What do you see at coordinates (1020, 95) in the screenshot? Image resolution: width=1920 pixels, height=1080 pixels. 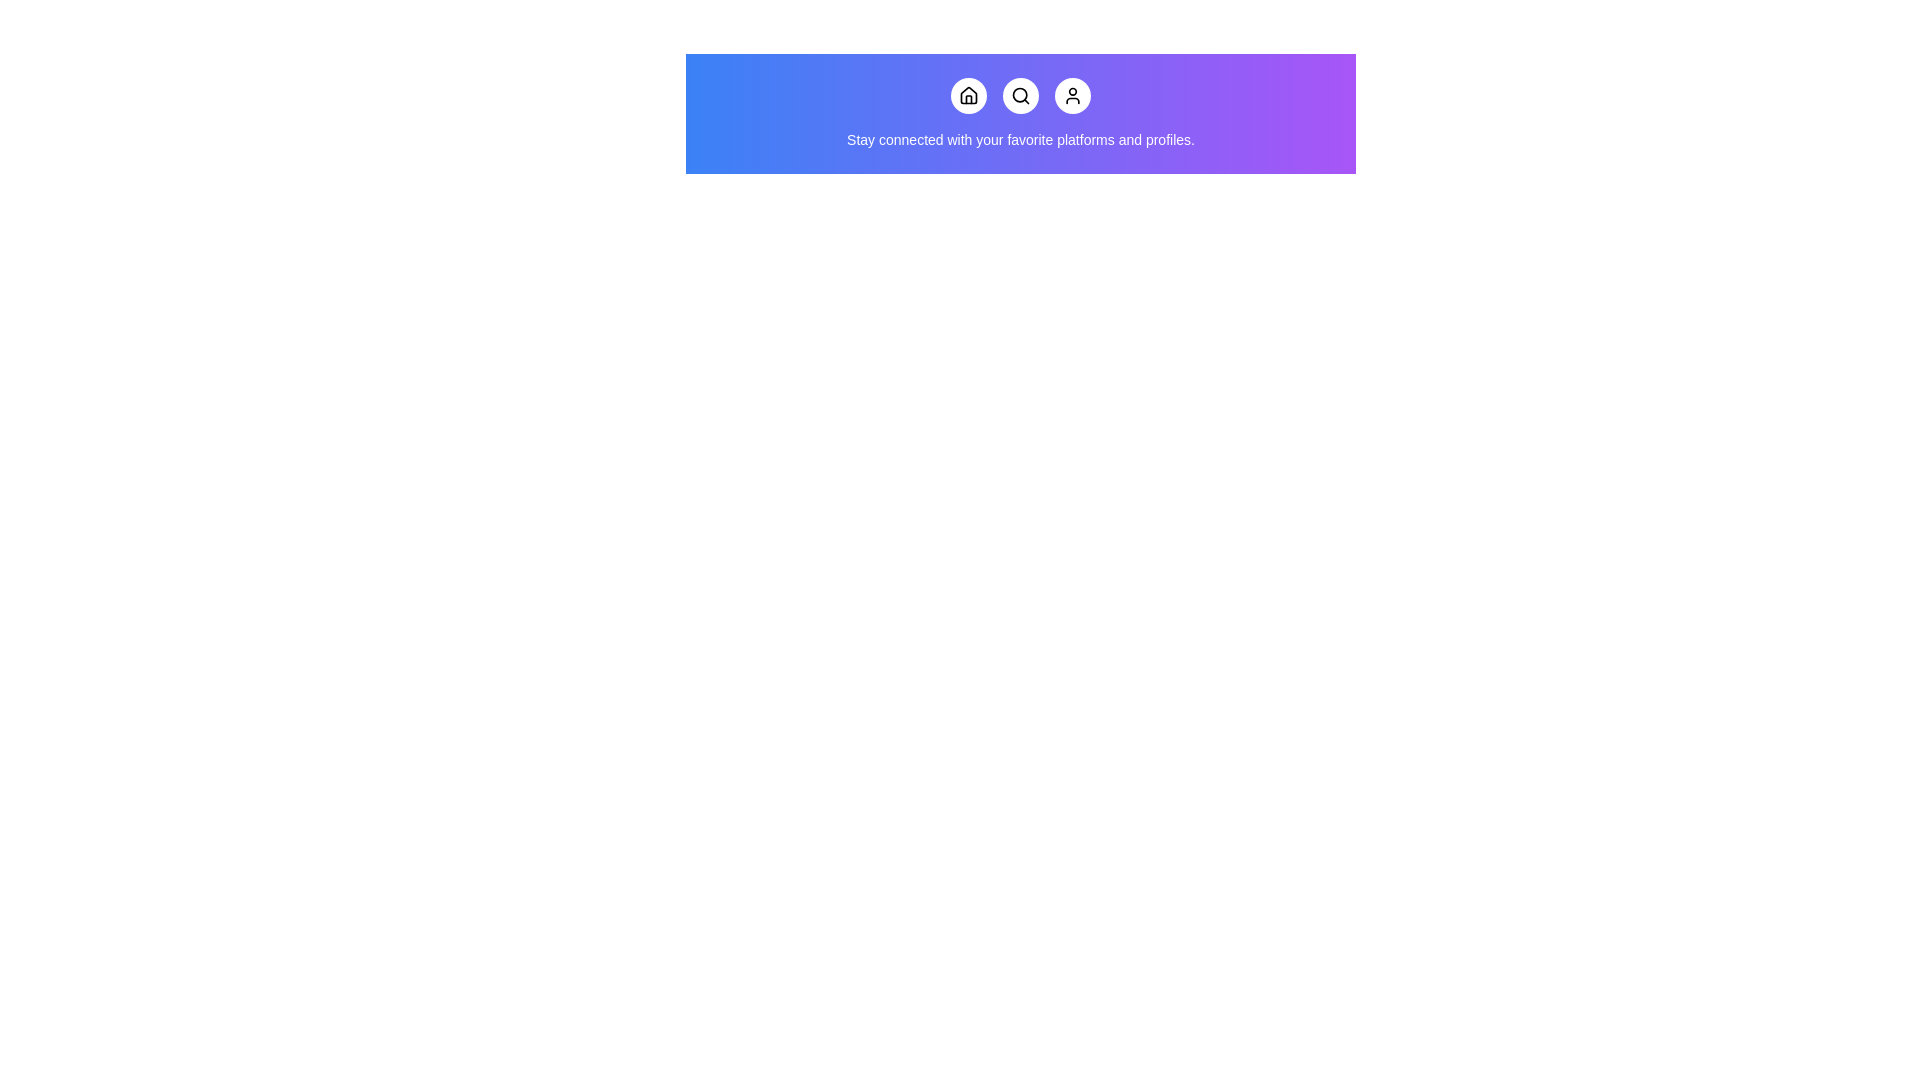 I see `the circular outline within the magnifying glass icon located in the navigation bar at the top of the interface` at bounding box center [1020, 95].